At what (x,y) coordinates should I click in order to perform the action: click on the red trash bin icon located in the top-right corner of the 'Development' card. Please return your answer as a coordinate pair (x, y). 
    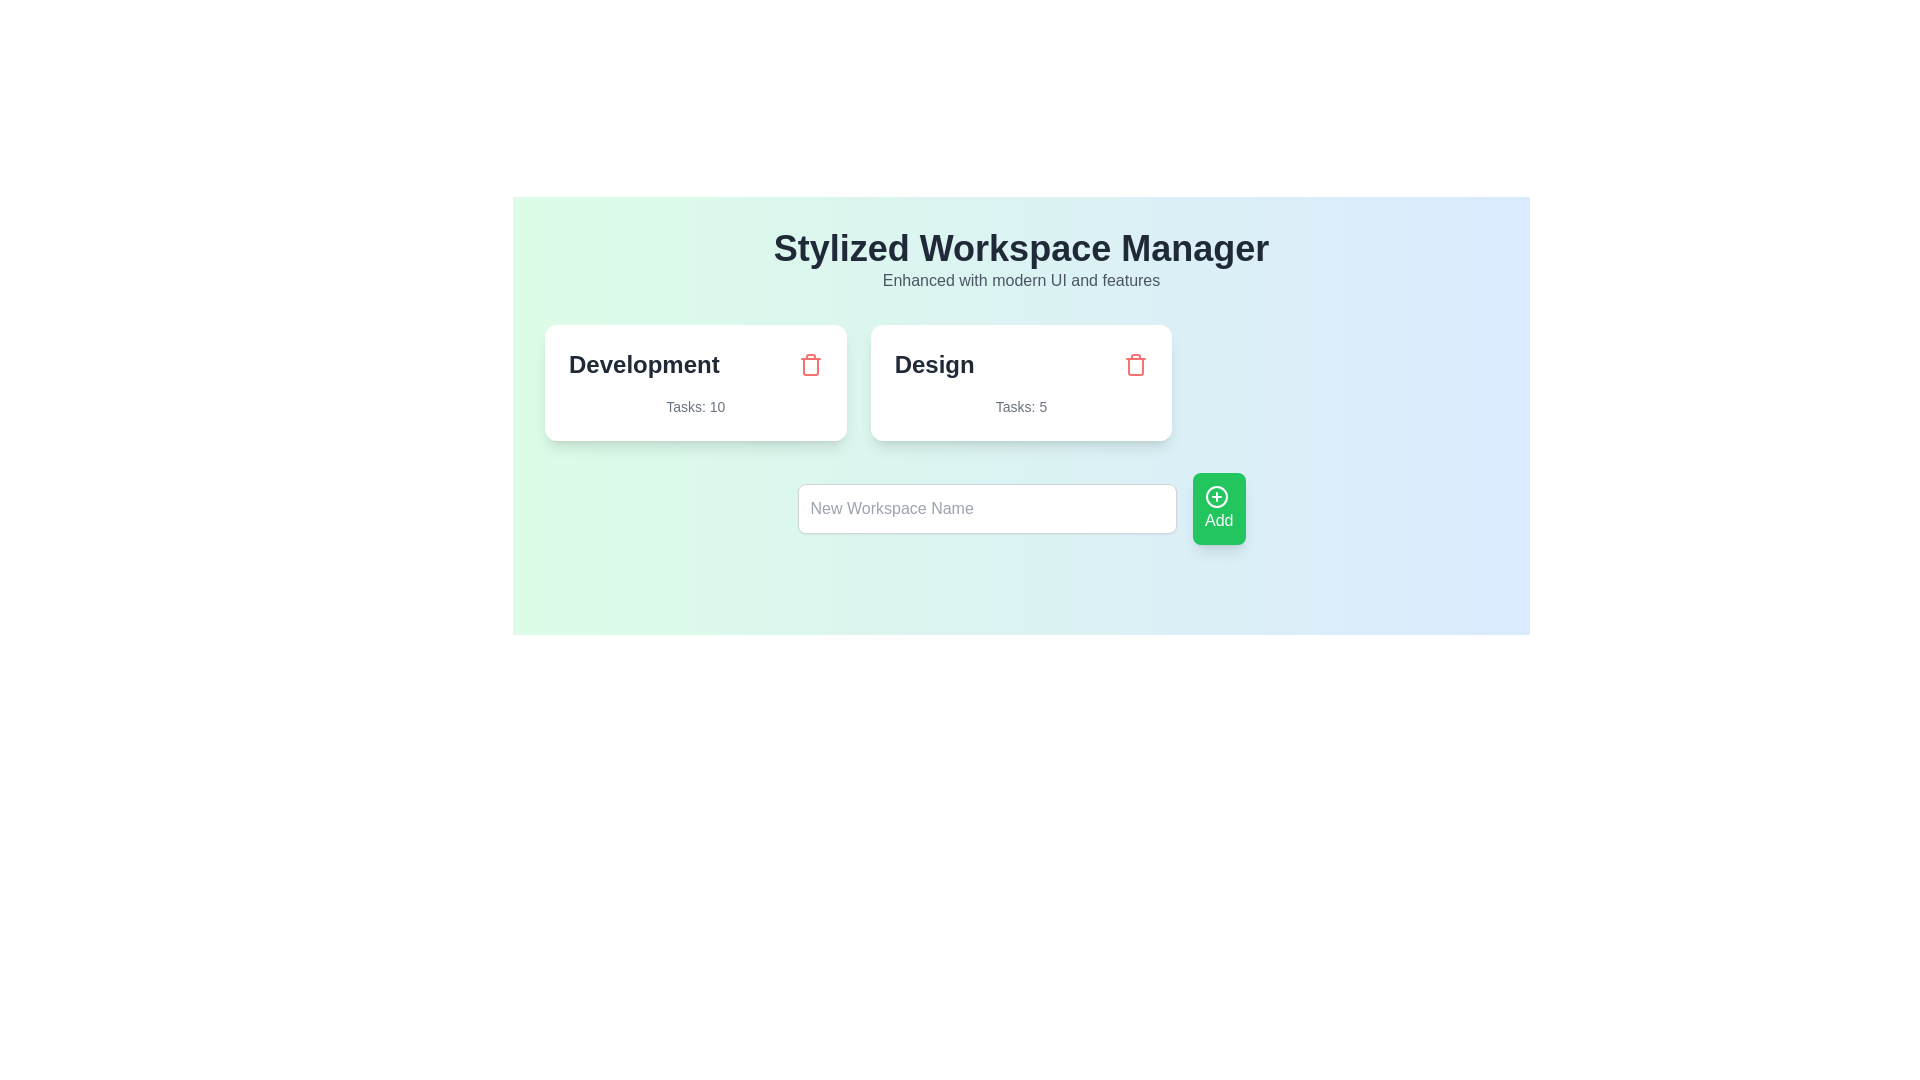
    Looking at the image, I should click on (810, 365).